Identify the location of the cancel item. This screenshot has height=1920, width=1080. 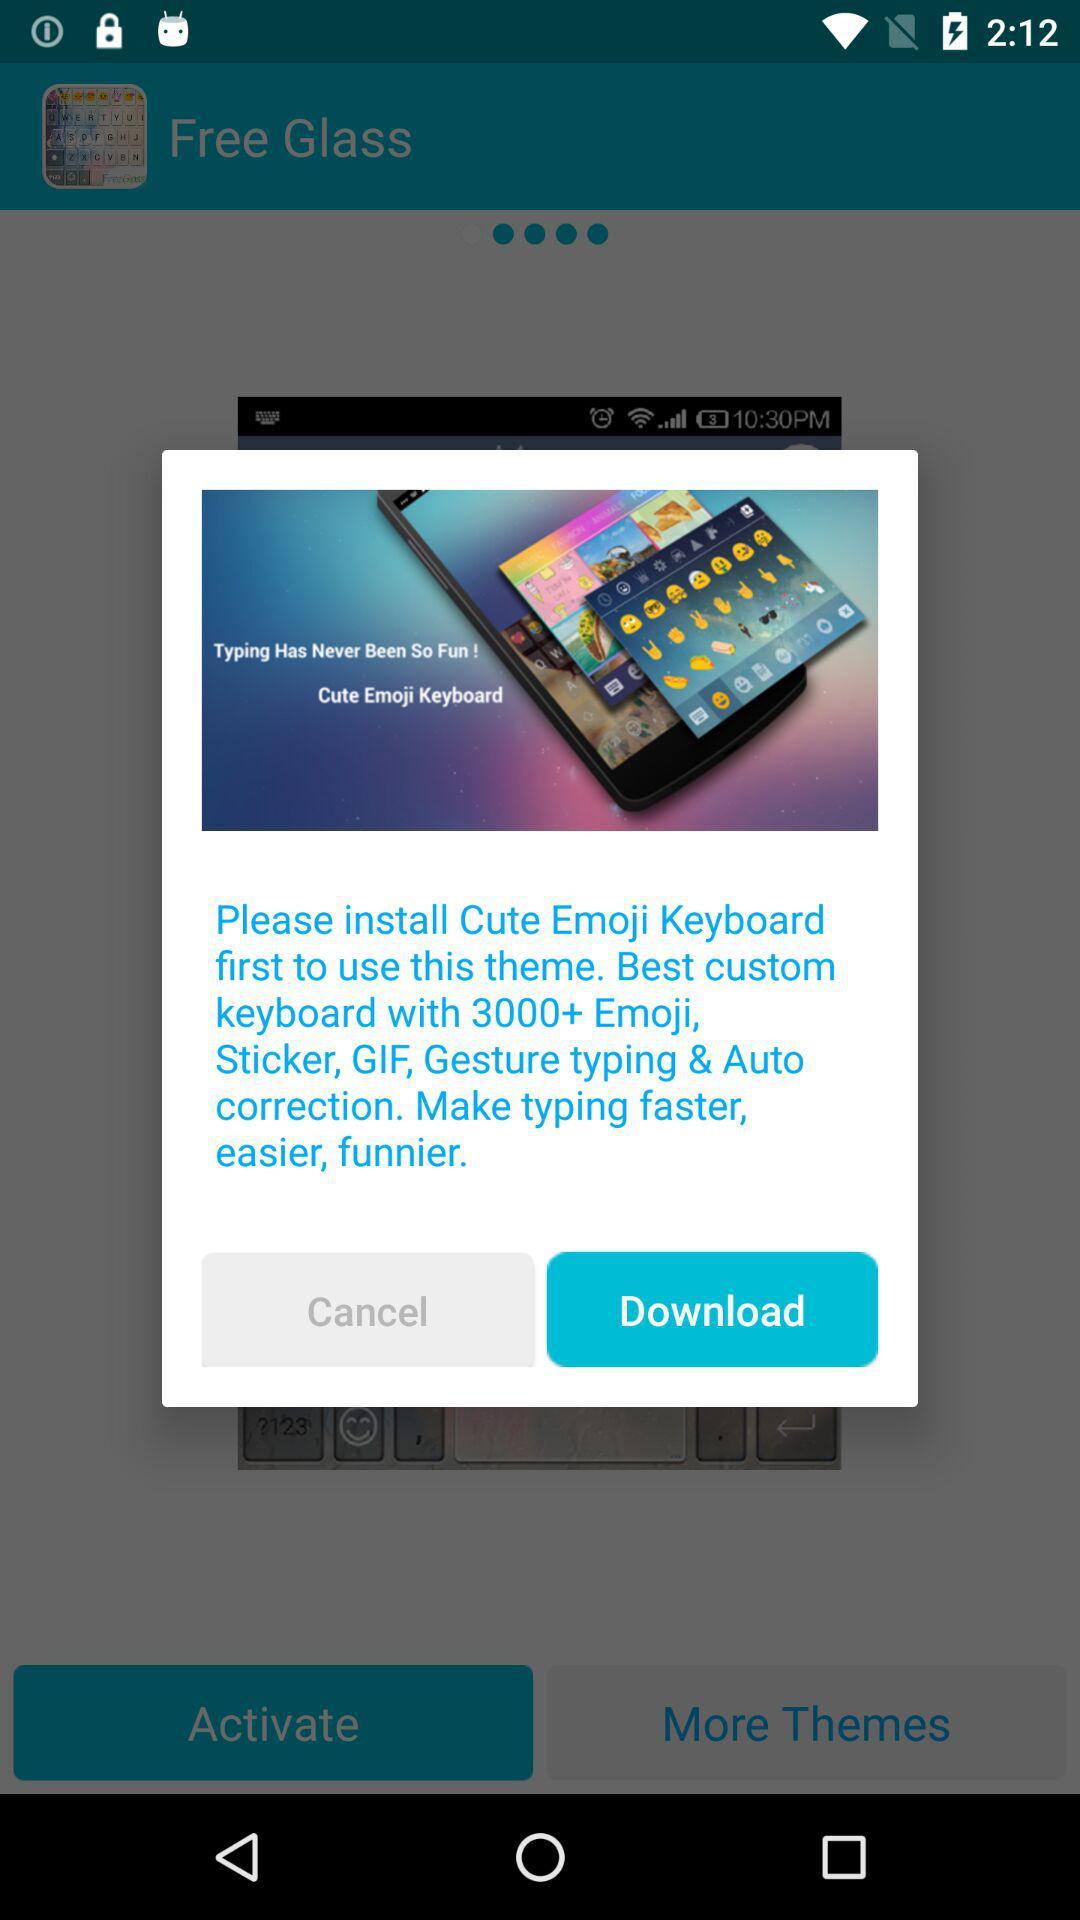
(367, 1310).